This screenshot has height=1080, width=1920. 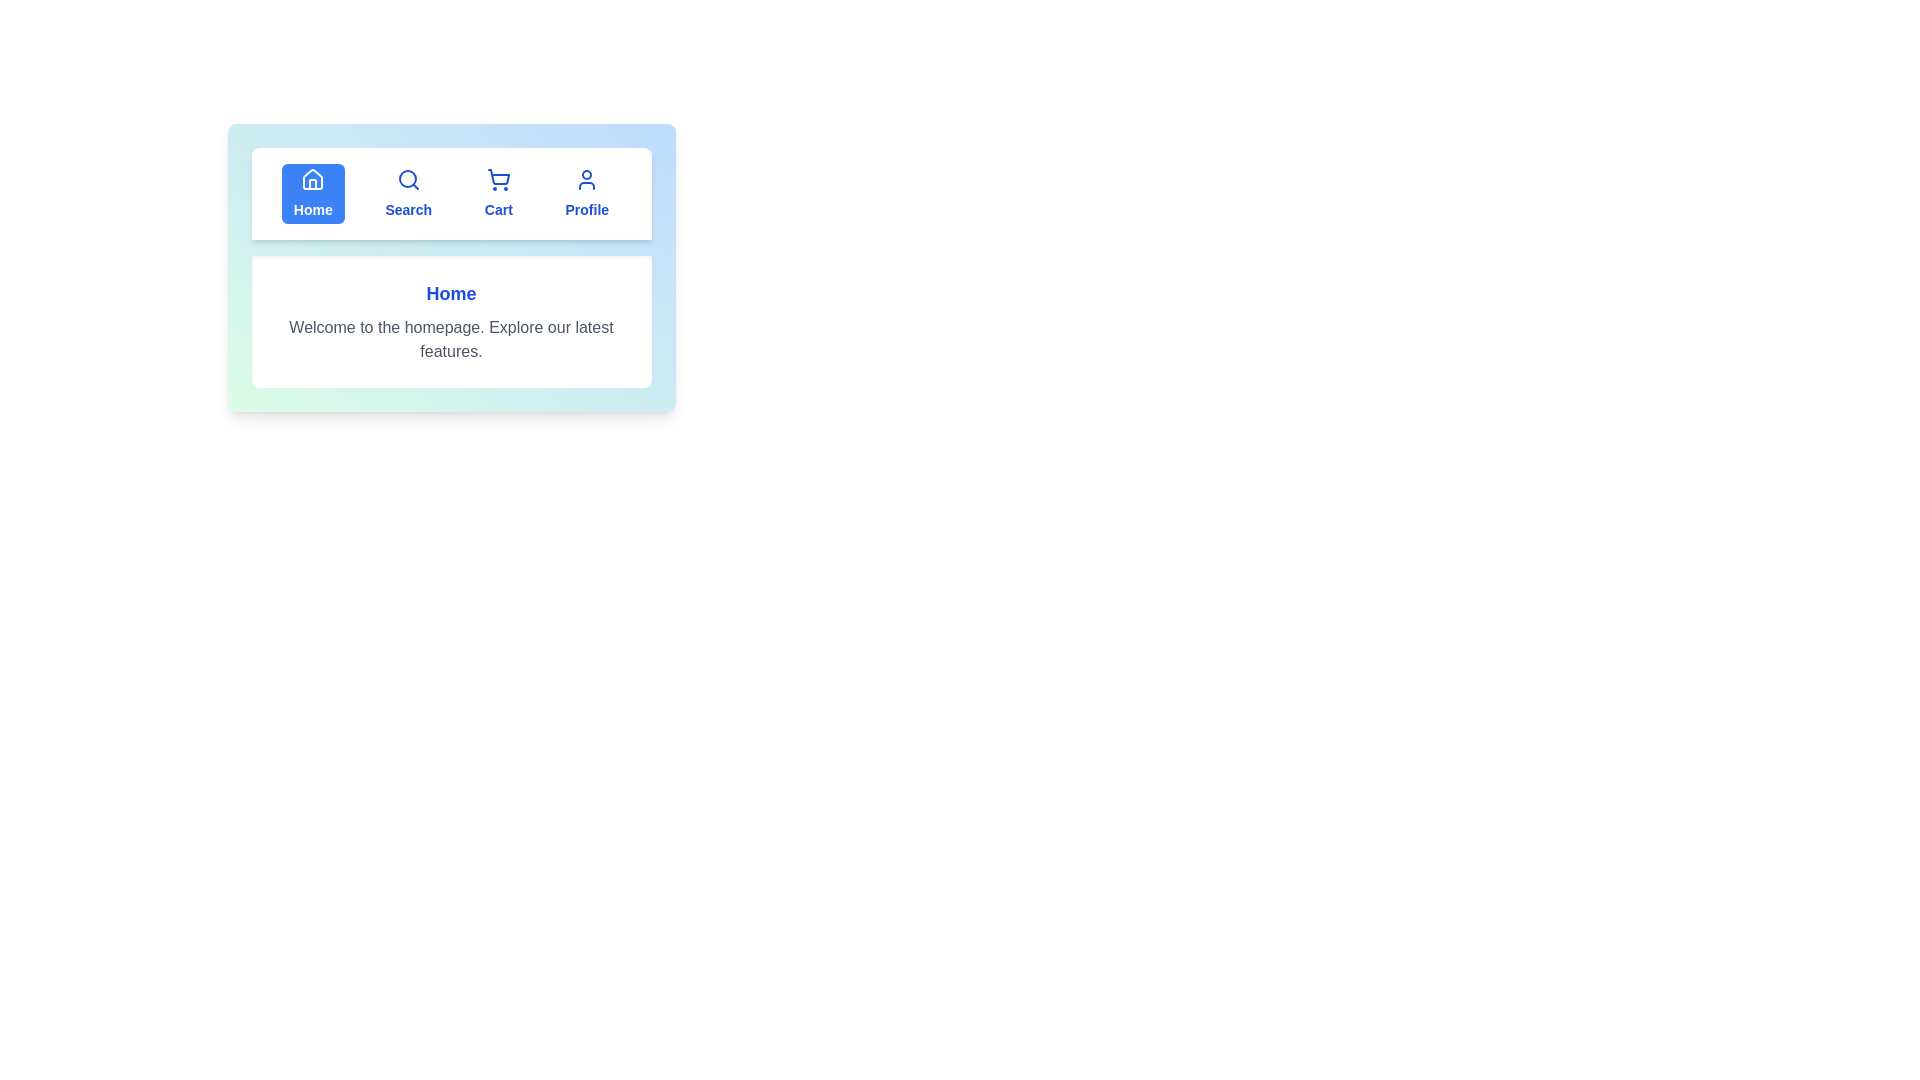 What do you see at coordinates (499, 193) in the screenshot?
I see `the tab labeled Cart to observe its hover effect` at bounding box center [499, 193].